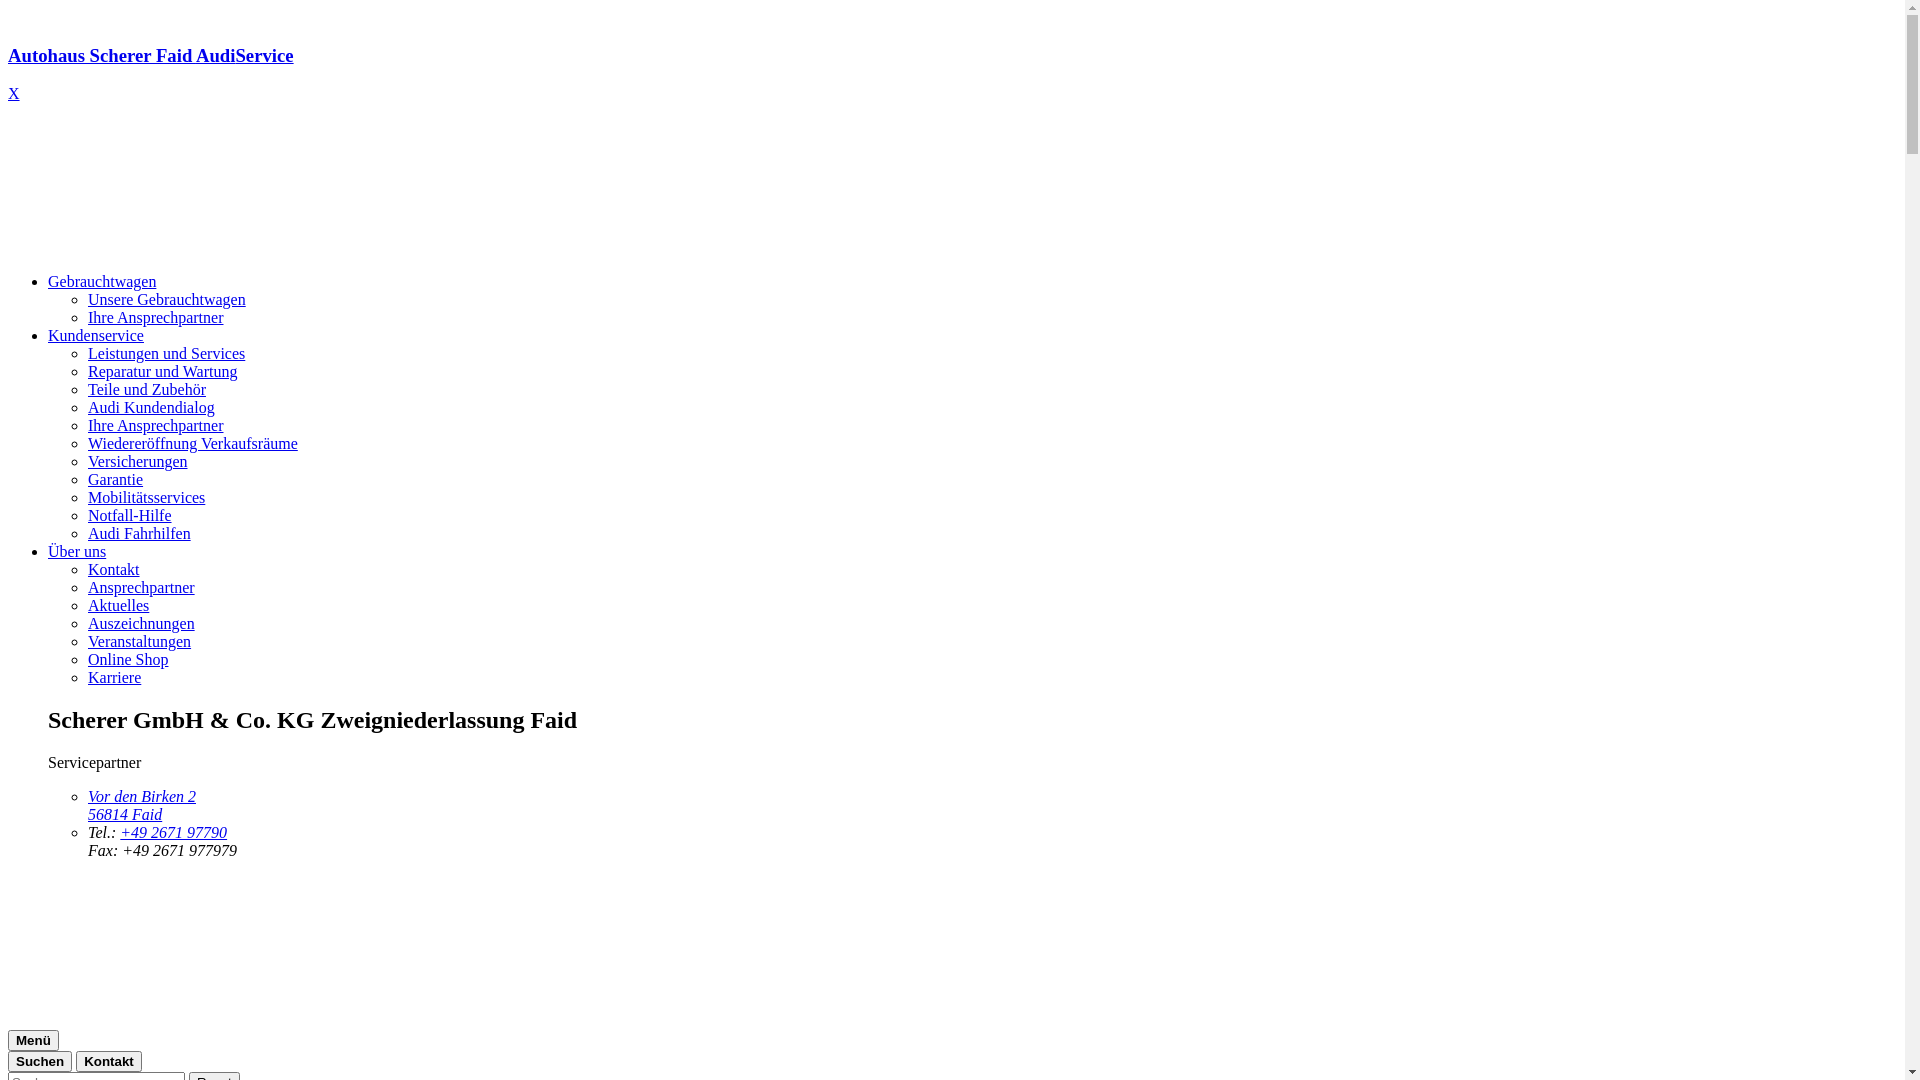 Image resolution: width=1920 pixels, height=1080 pixels. What do you see at coordinates (155, 316) in the screenshot?
I see `'Ihre Ansprechpartner'` at bounding box center [155, 316].